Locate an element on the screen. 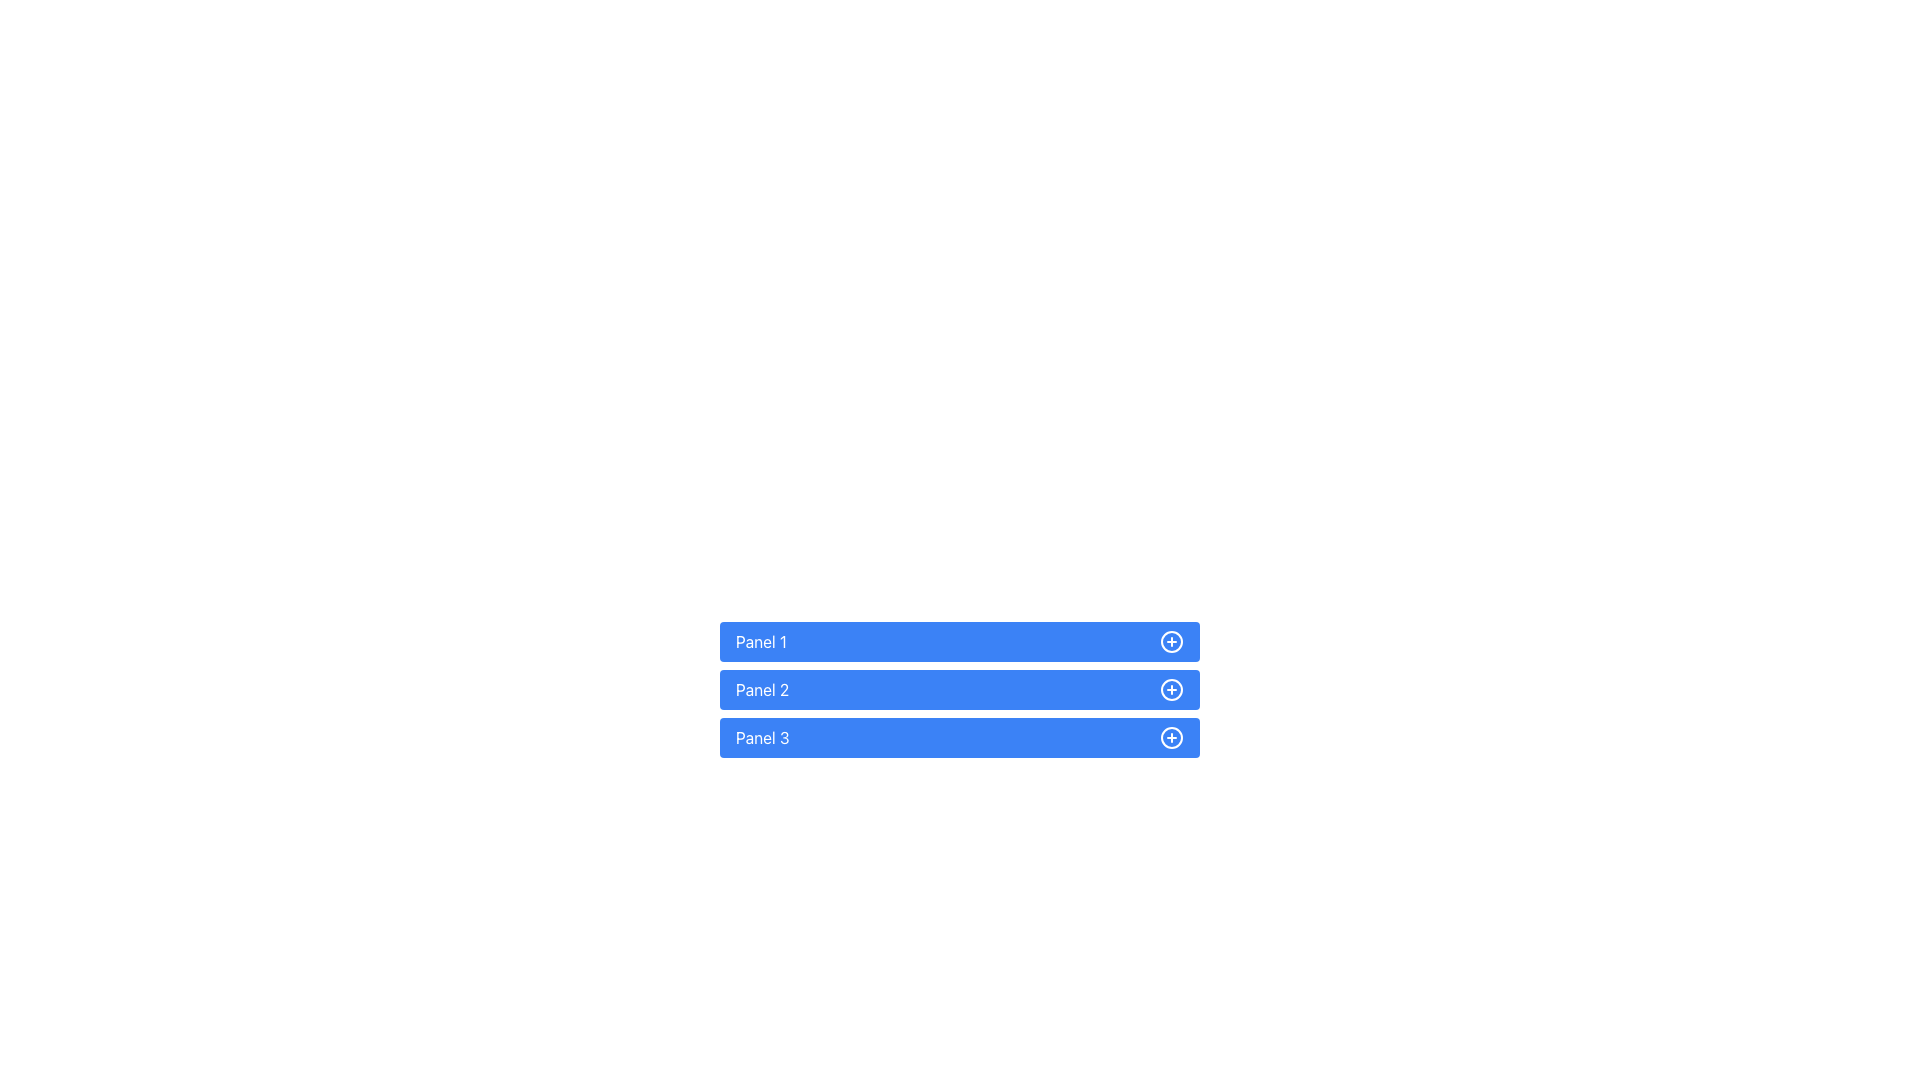 The image size is (1920, 1080). the second icon button located to the right of the text 'Panel 2' is located at coordinates (1171, 689).